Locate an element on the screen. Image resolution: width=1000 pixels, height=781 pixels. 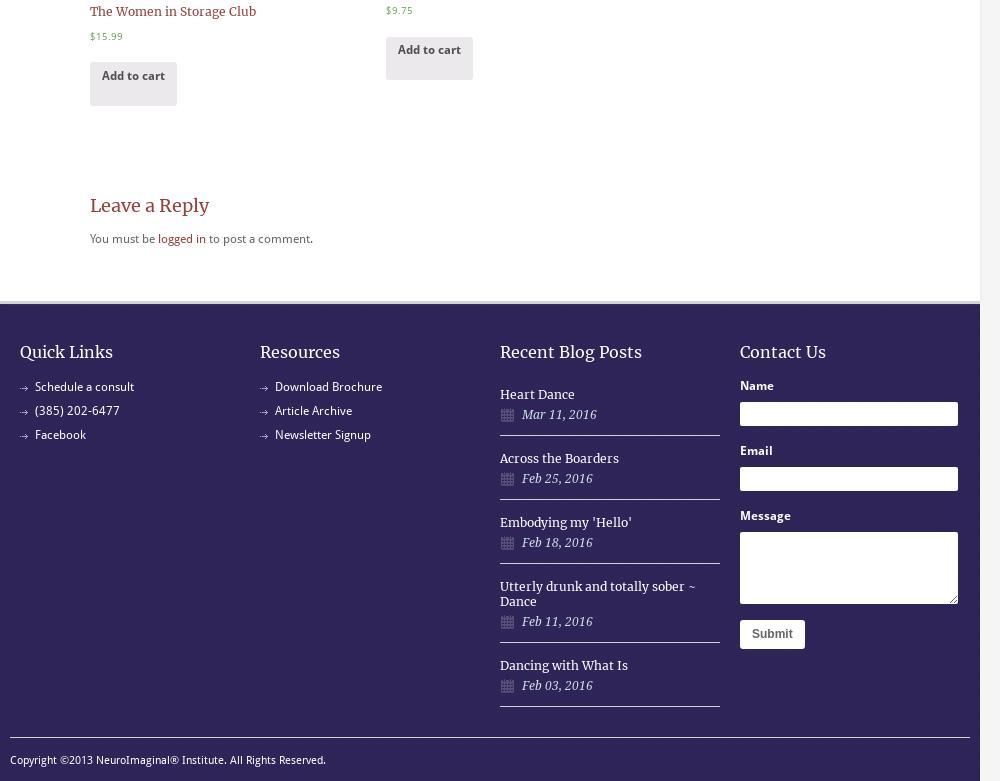
'Recent Blog Posts' is located at coordinates (570, 350).